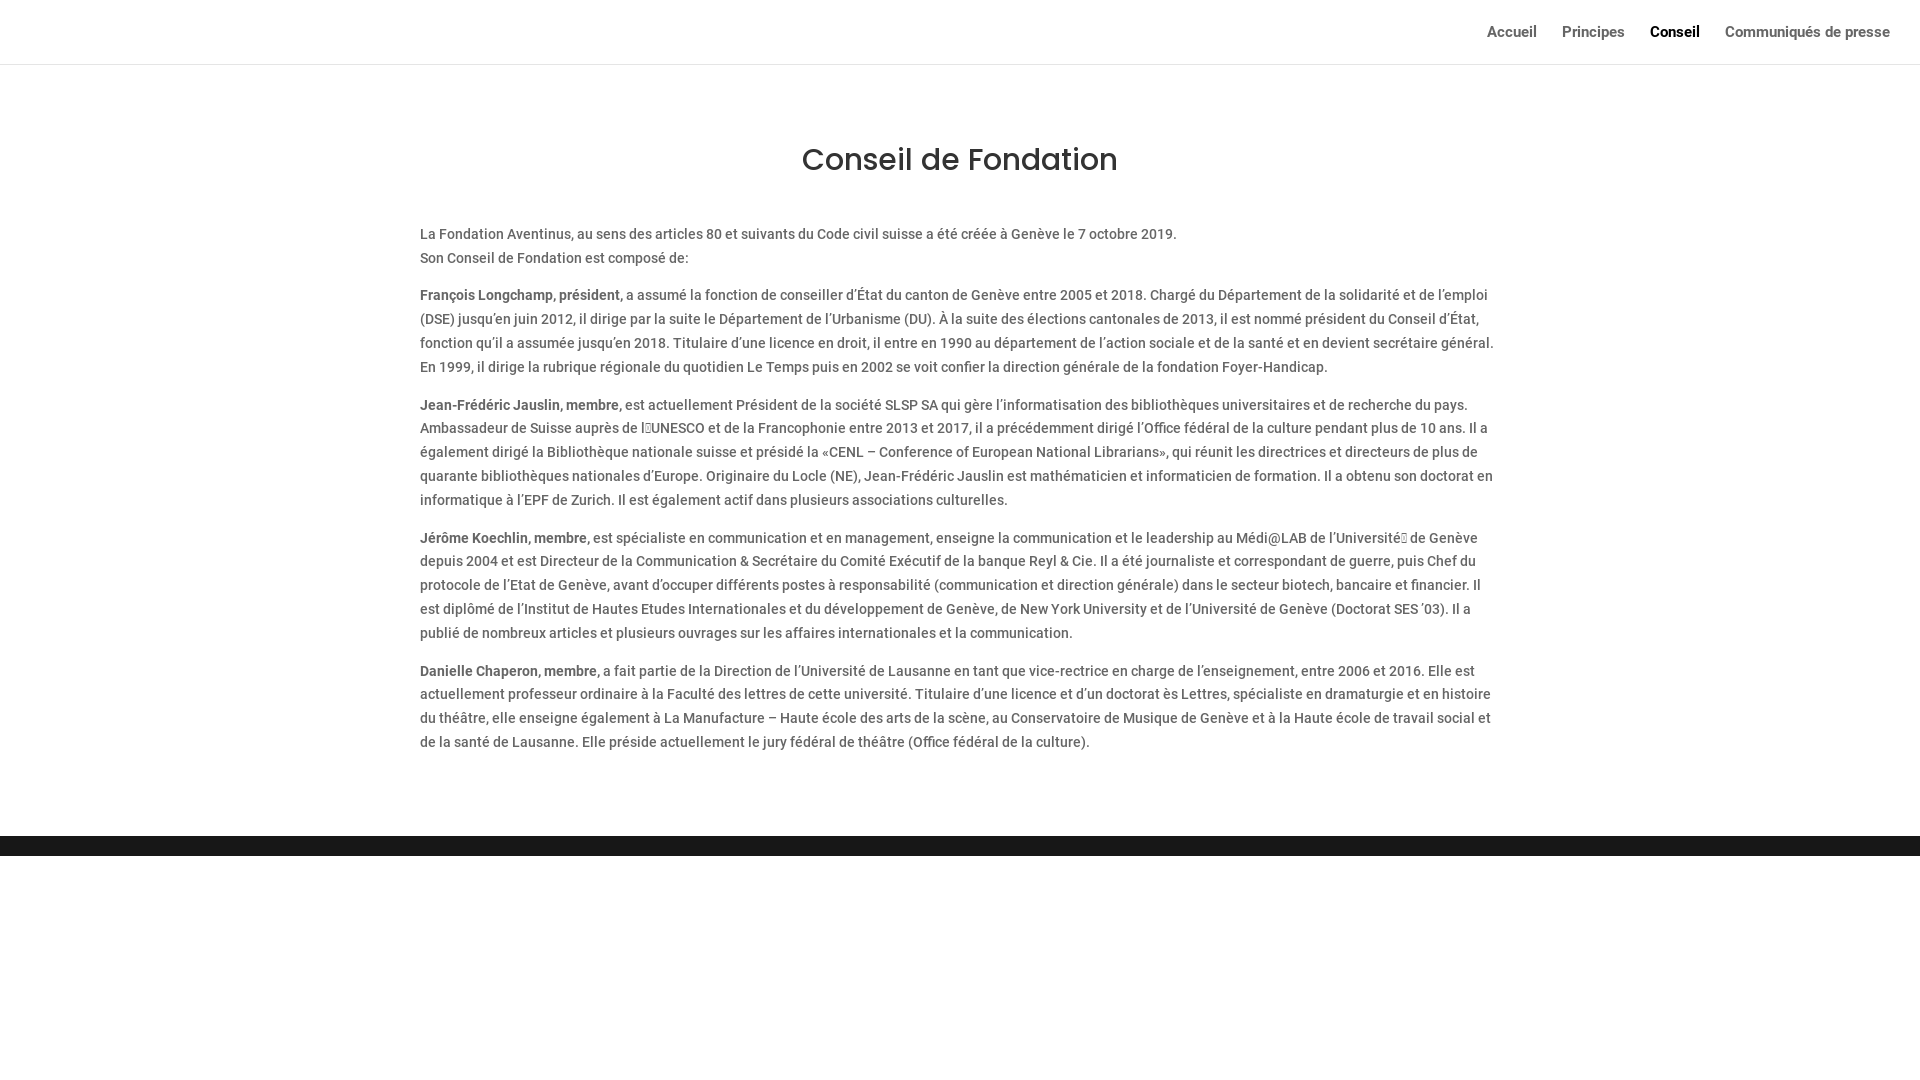 This screenshot has height=1080, width=1920. What do you see at coordinates (1592, 44) in the screenshot?
I see `'Principes'` at bounding box center [1592, 44].